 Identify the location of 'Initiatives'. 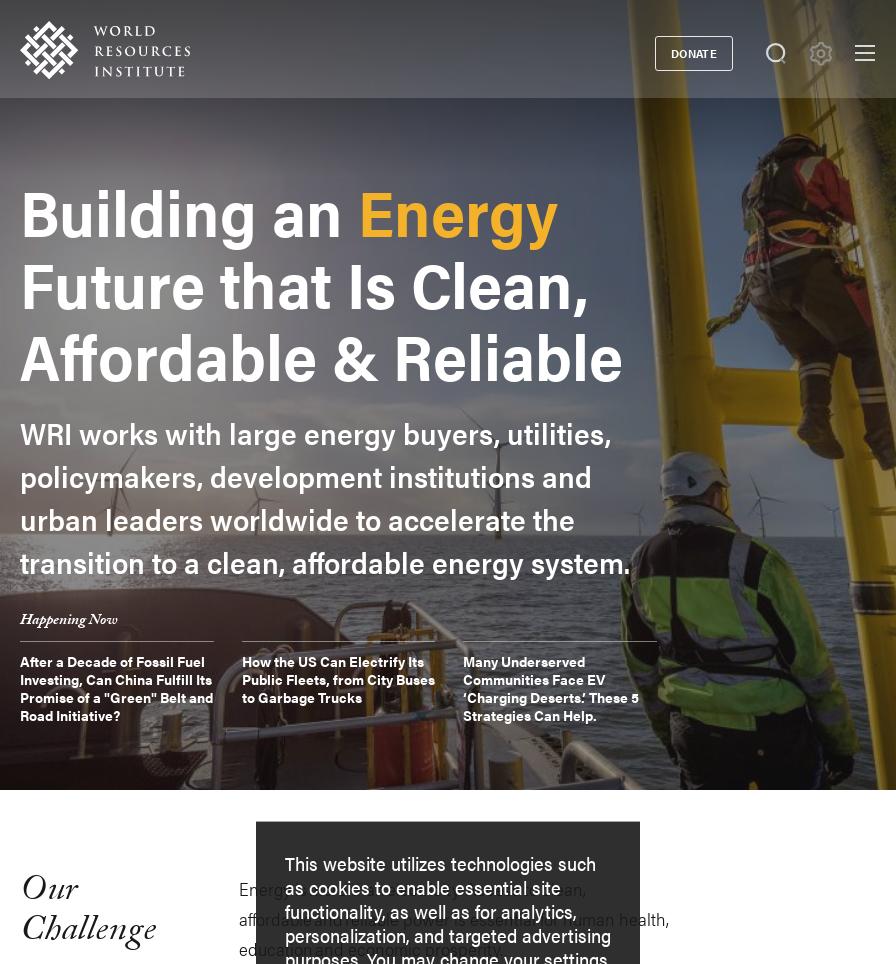
(557, 225).